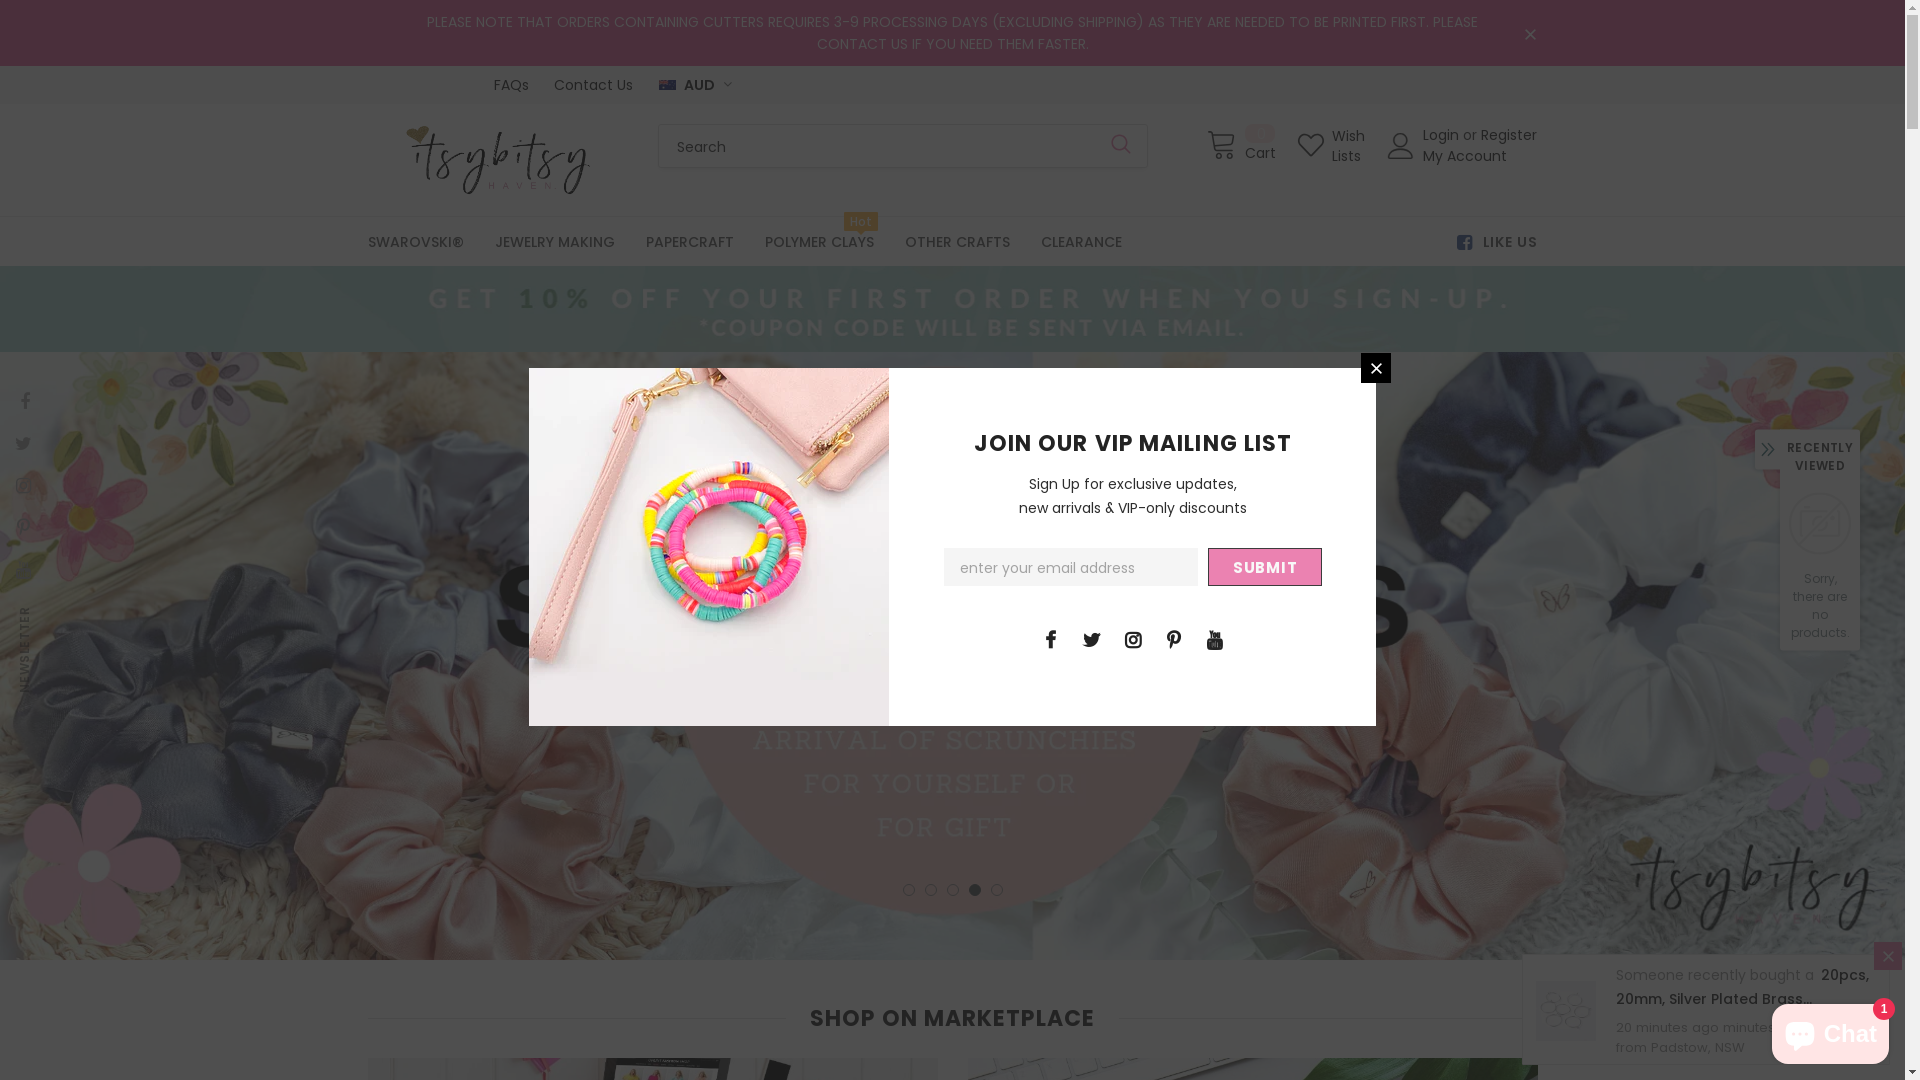 This screenshot has height=1080, width=1920. Describe the element at coordinates (553, 240) in the screenshot. I see `'JEWELRY MAKING'` at that location.